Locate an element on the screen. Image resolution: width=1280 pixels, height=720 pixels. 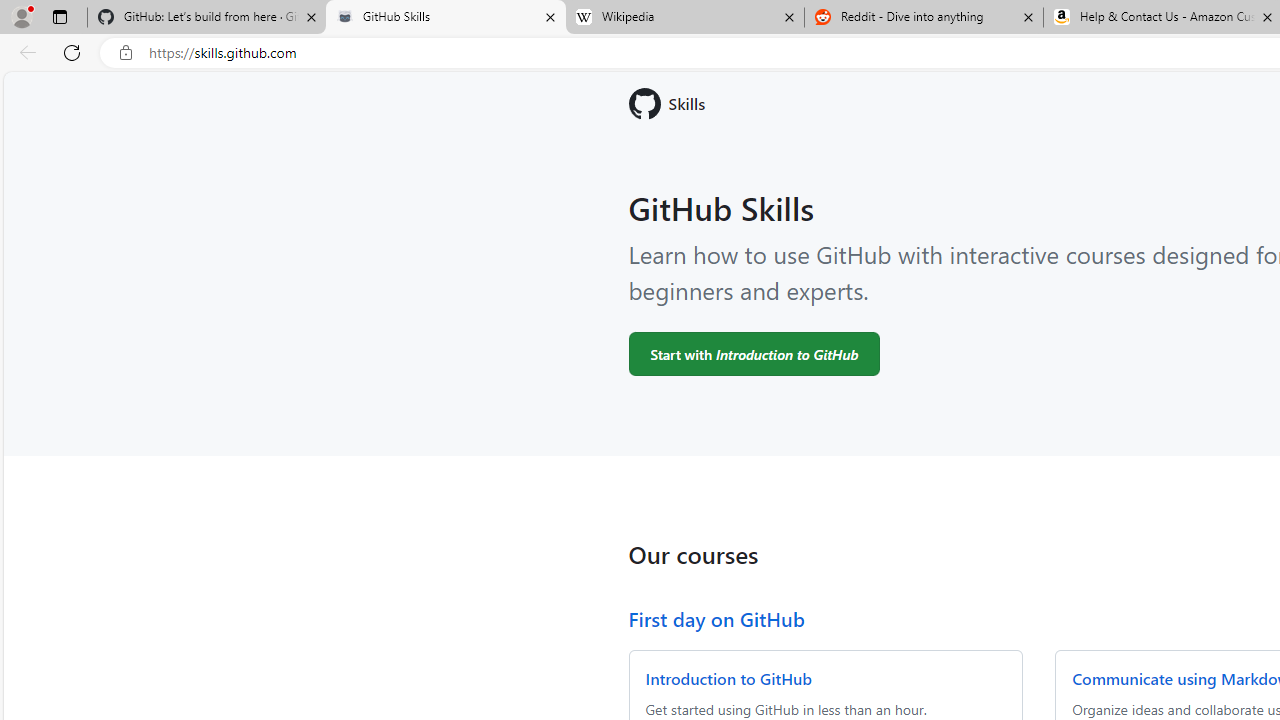
'Start with Introduction to GitHub' is located at coordinates (753, 352).